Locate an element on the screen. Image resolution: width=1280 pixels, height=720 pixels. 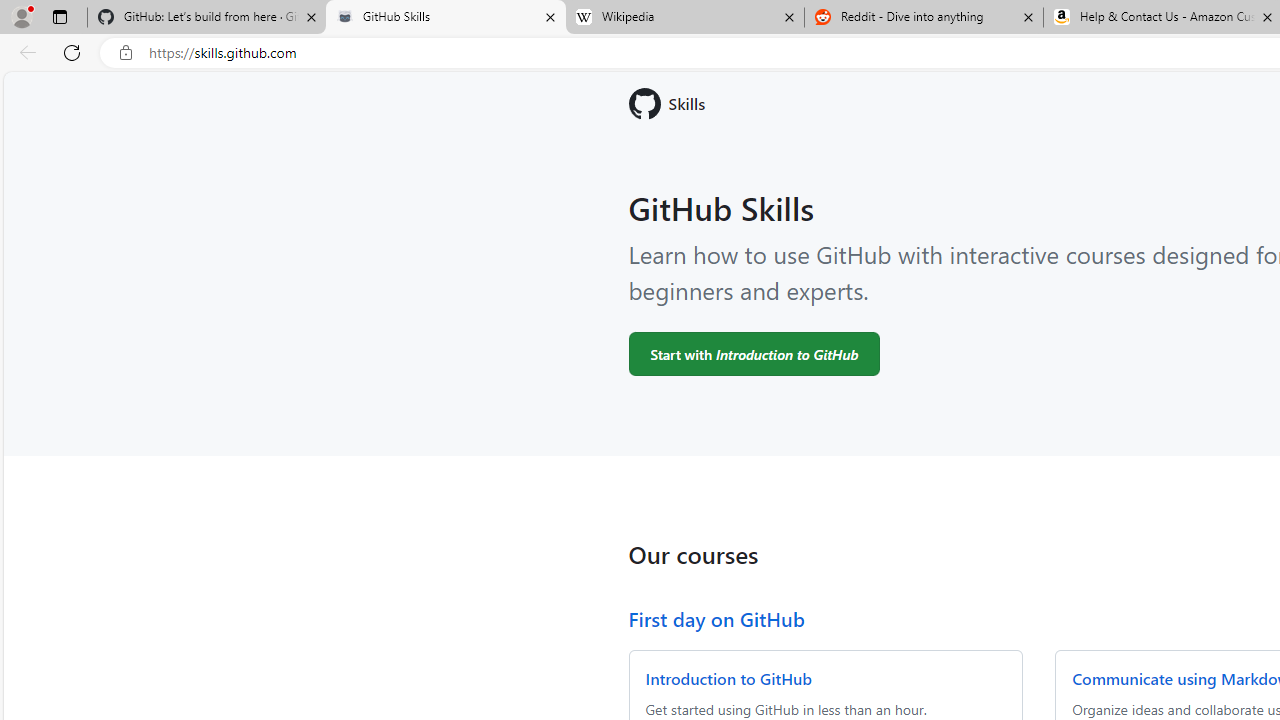
'Start with Introduction to GitHub' is located at coordinates (753, 352).